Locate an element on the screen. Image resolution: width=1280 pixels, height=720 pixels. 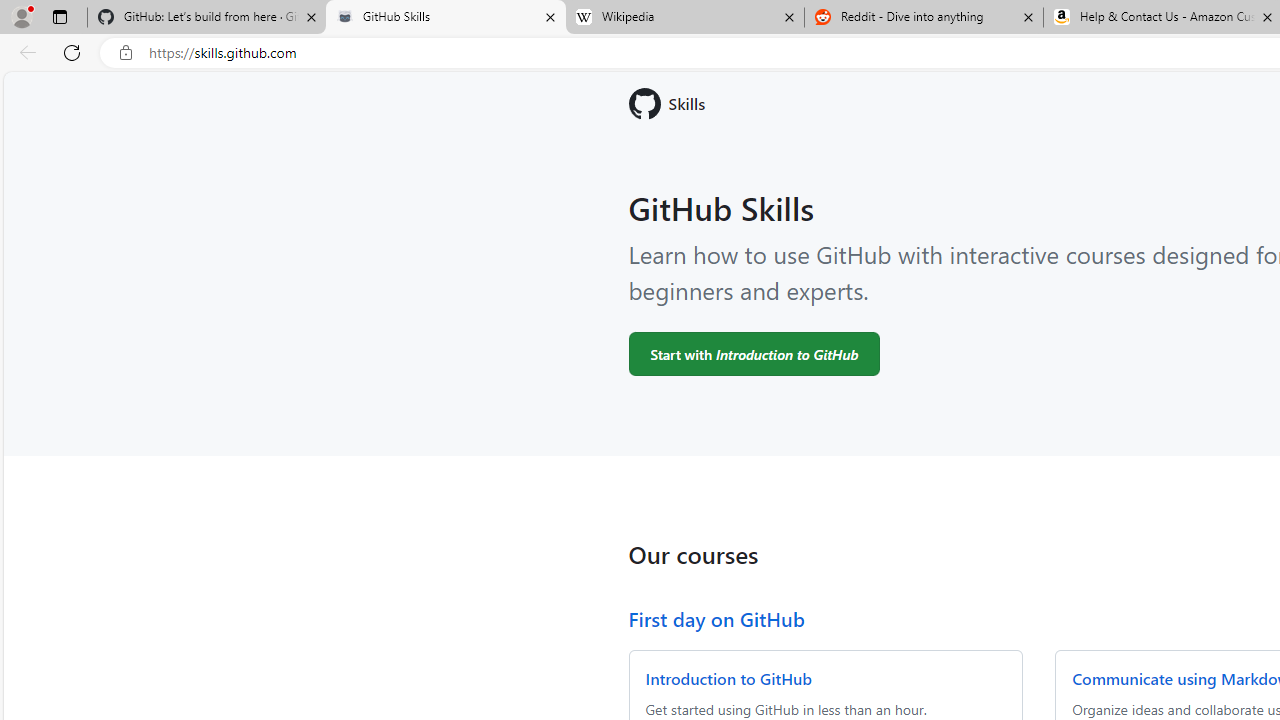
'Start with Introduction to GitHub' is located at coordinates (753, 352).